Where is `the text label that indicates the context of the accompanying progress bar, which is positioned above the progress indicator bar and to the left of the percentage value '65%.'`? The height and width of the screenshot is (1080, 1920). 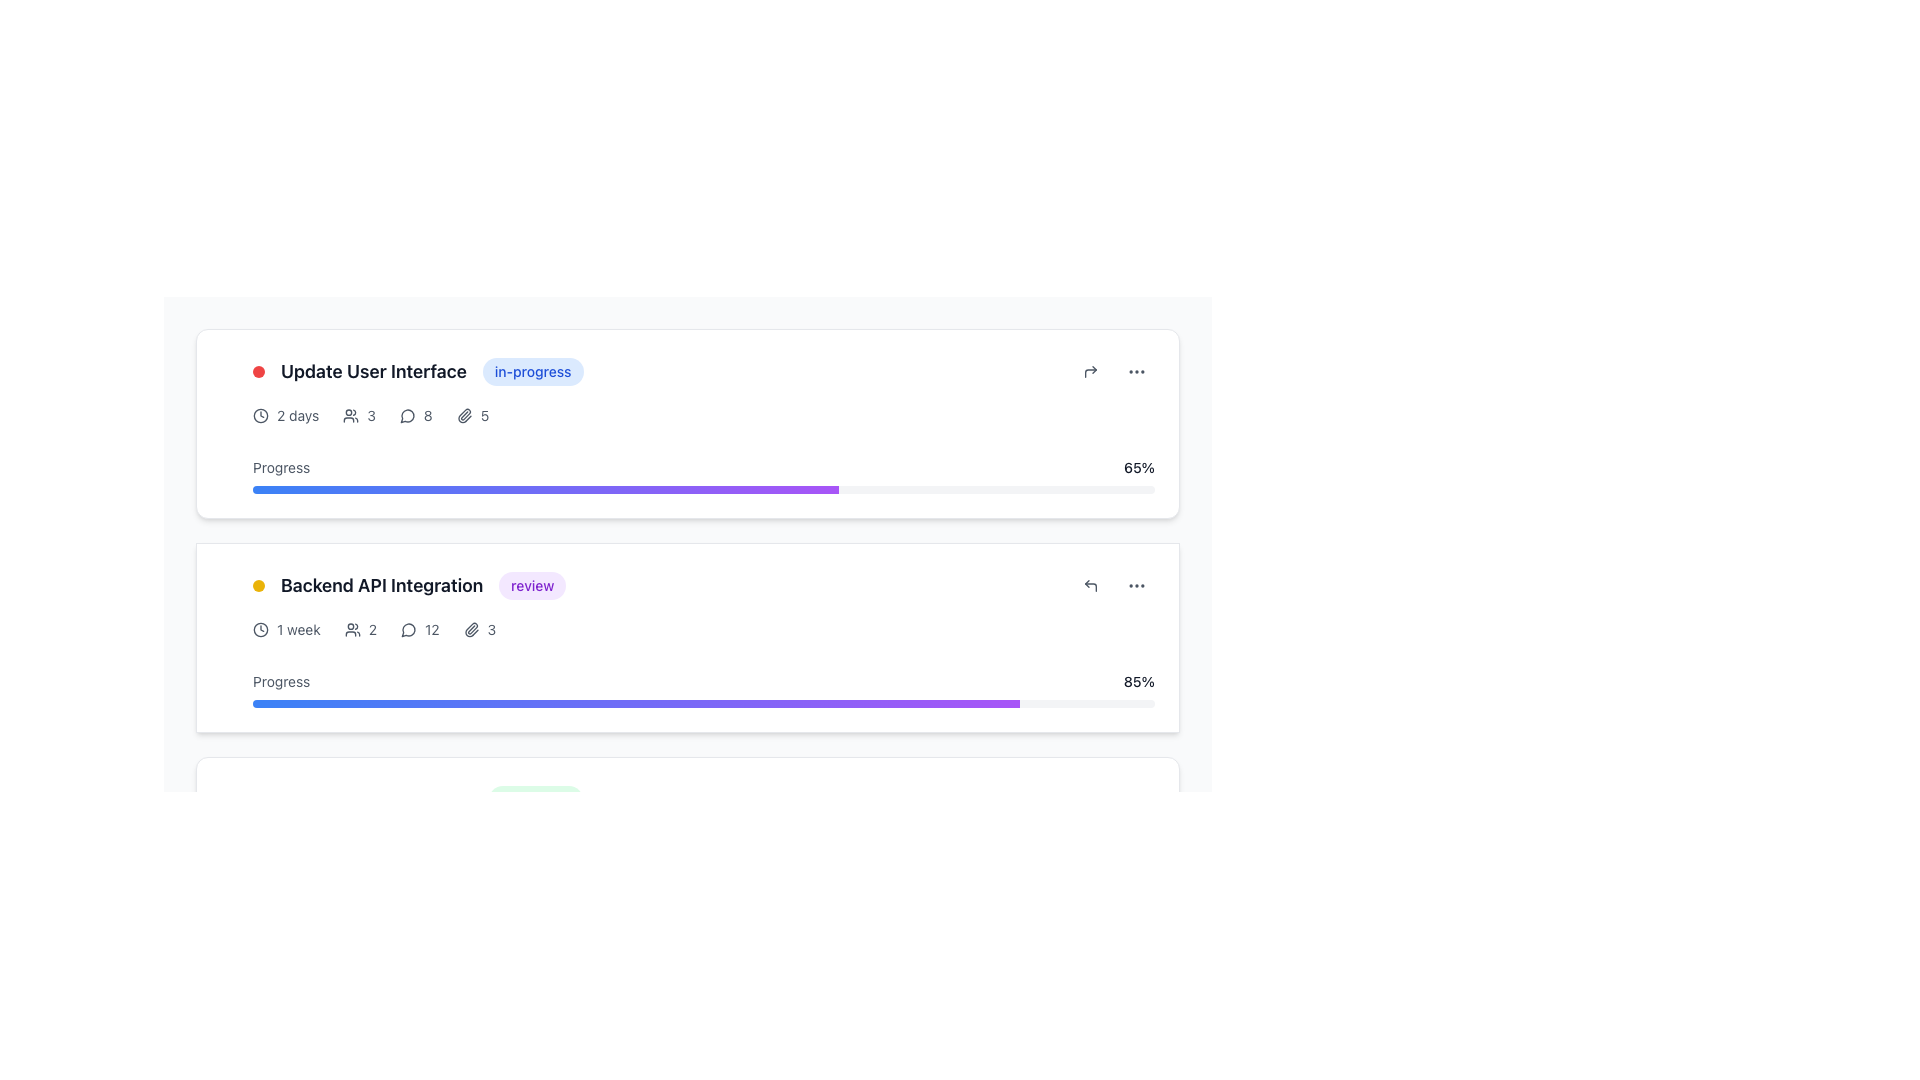
the text label that indicates the context of the accompanying progress bar, which is positioned above the progress indicator bar and to the left of the percentage value '65%.' is located at coordinates (280, 467).